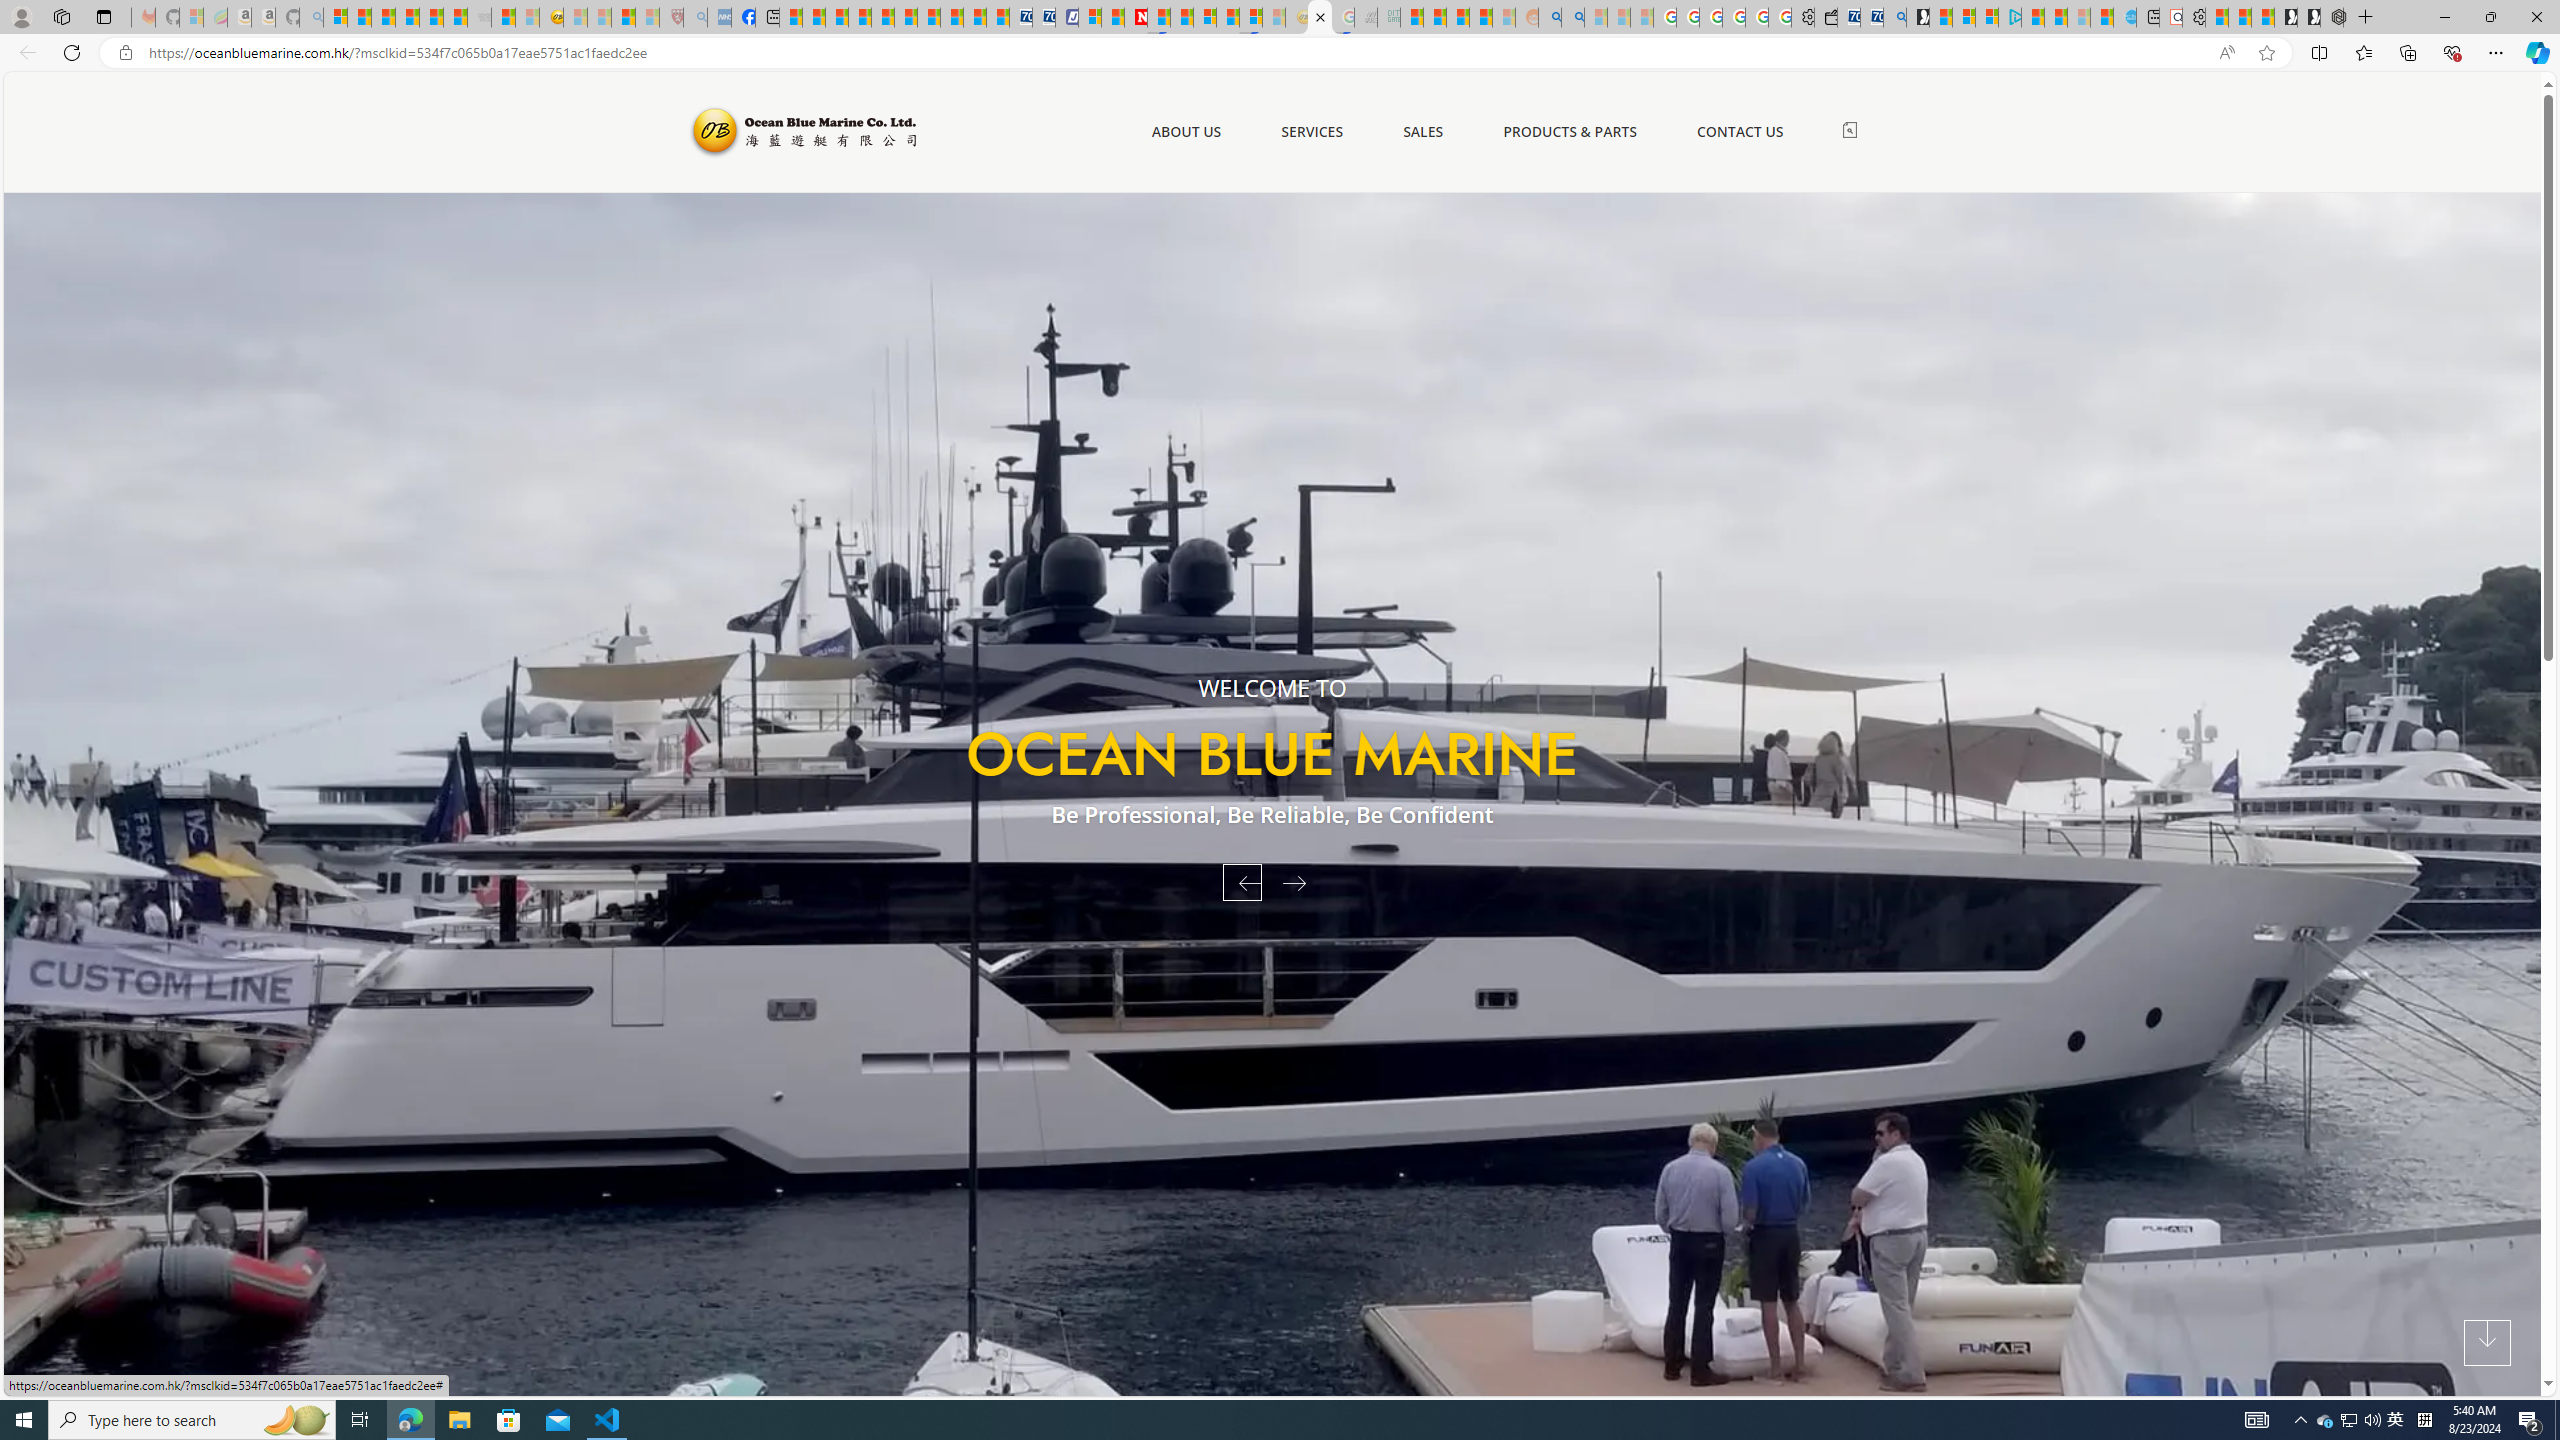  What do you see at coordinates (1300, 881) in the screenshot?
I see `'Next Slide'` at bounding box center [1300, 881].